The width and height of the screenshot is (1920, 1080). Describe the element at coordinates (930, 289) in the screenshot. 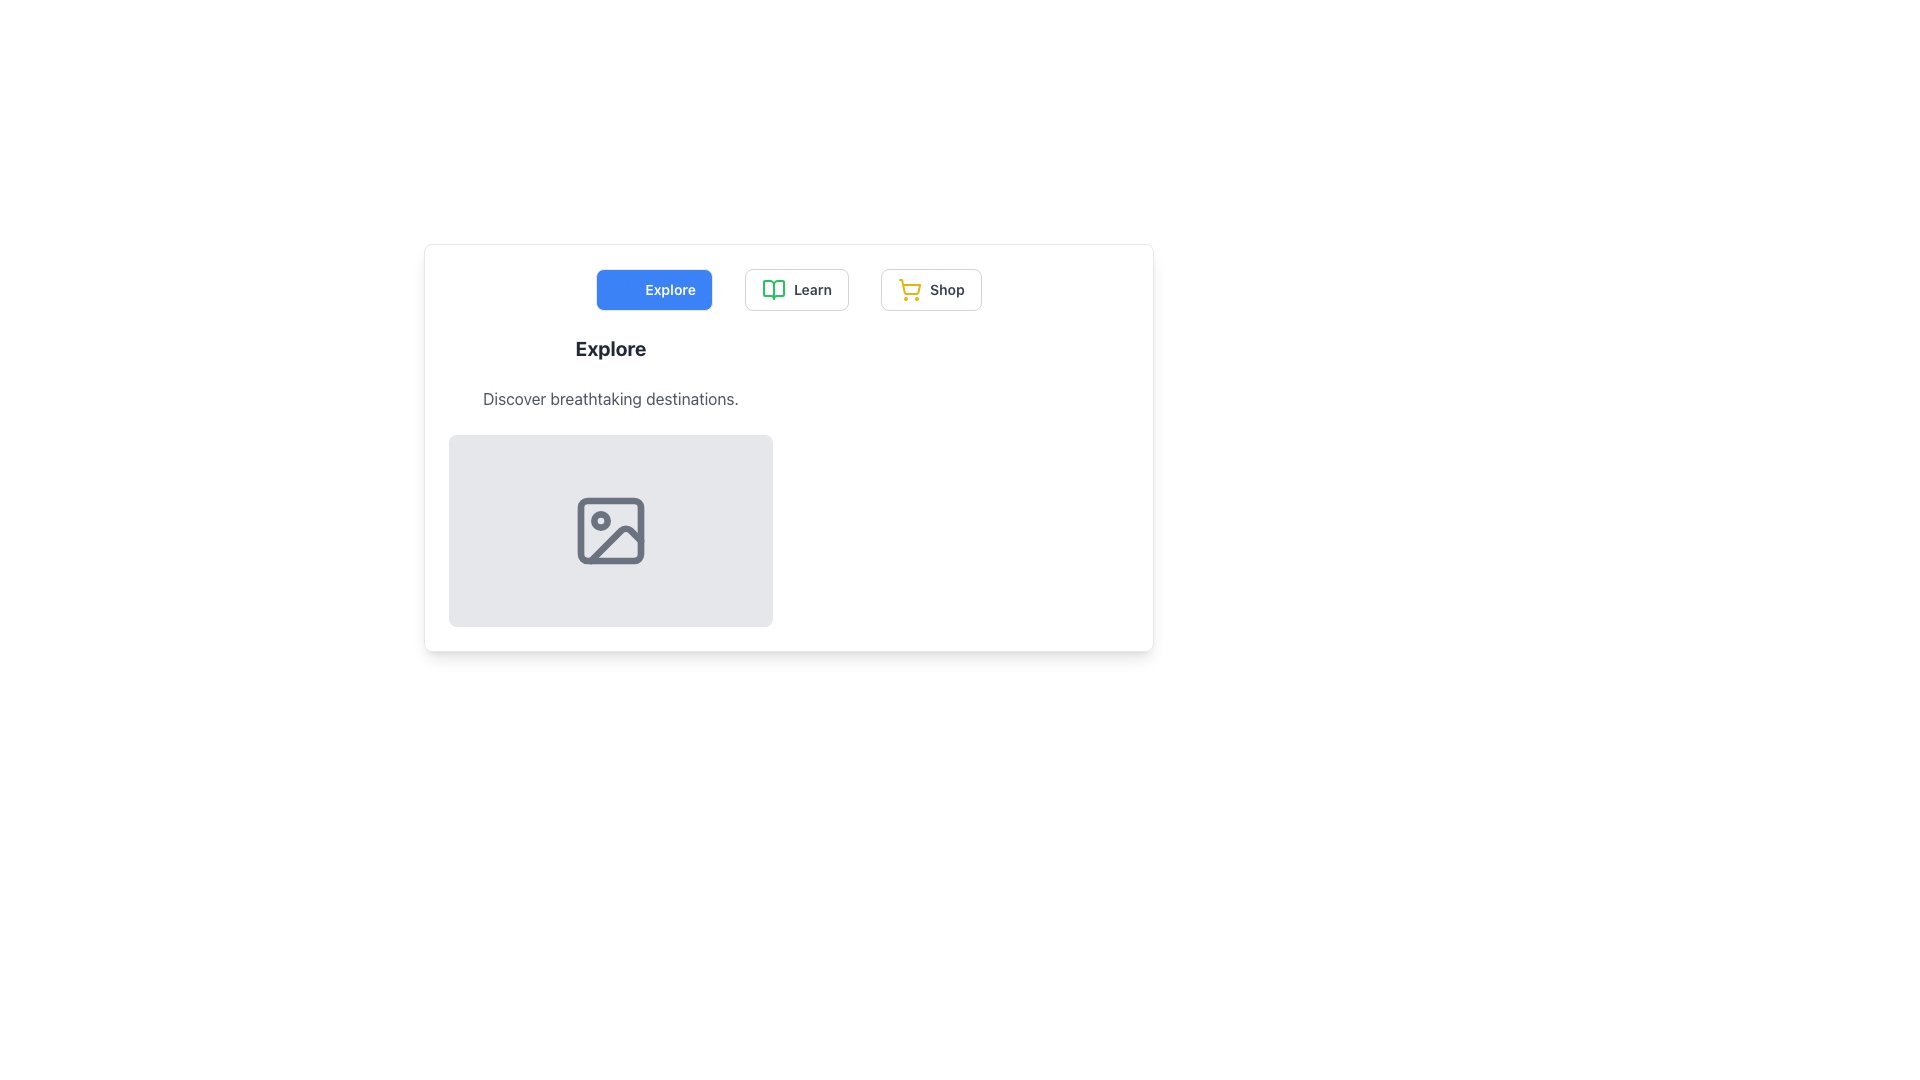

I see `the third button in a horizontal row, located to the right of the 'Learn' button` at that location.